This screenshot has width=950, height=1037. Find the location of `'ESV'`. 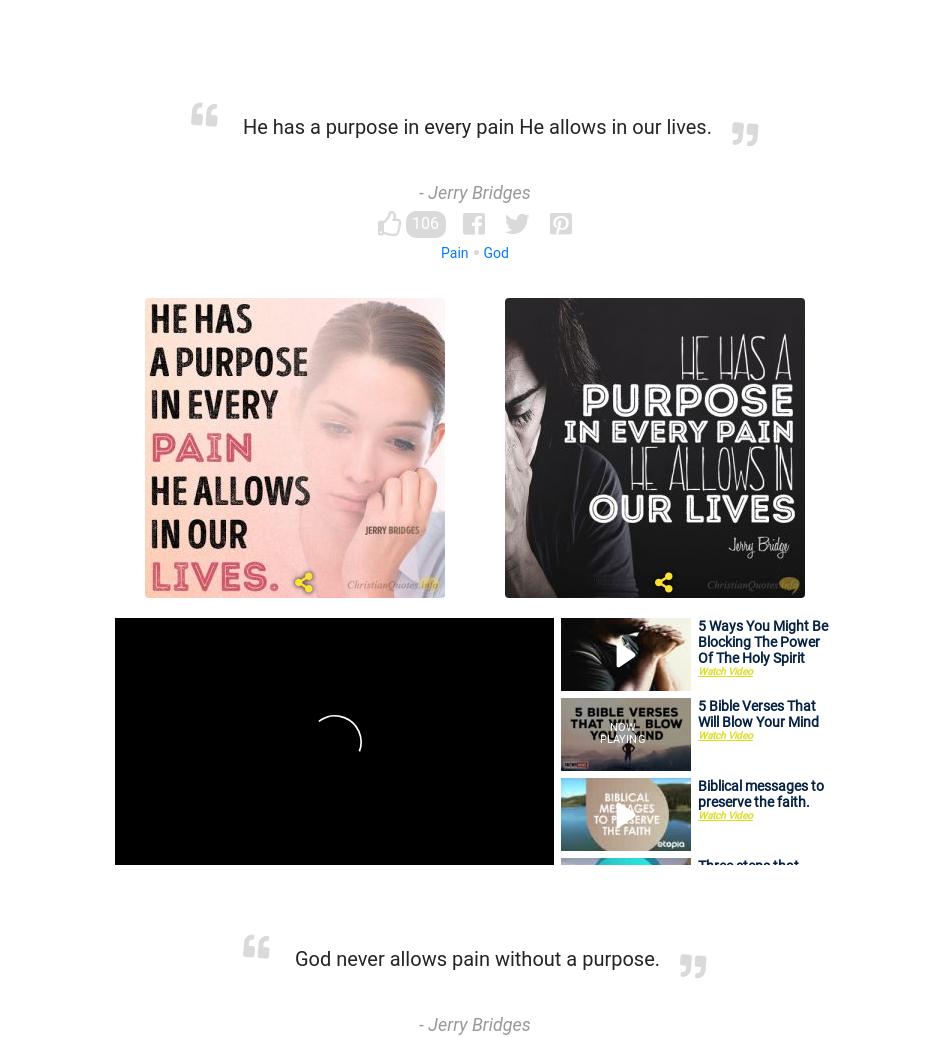

'ESV' is located at coordinates (144, 940).